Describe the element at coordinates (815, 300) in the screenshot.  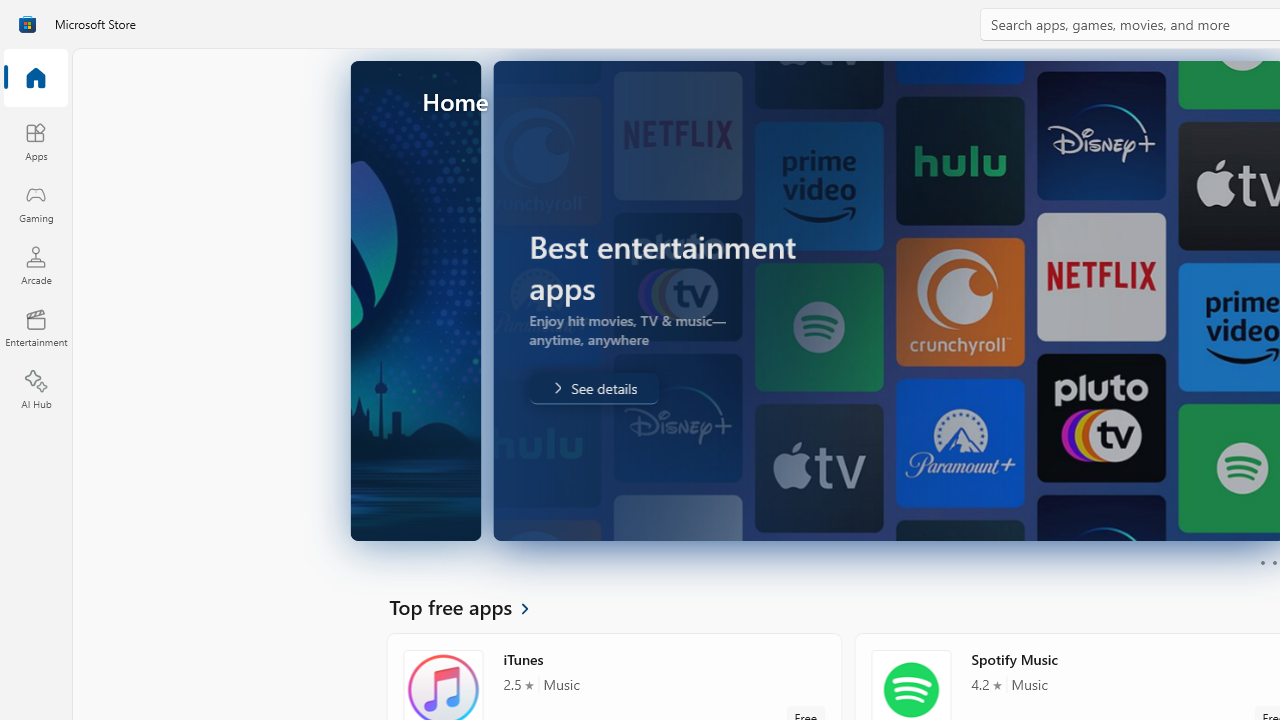
I see `'AutomationID: Image'` at that location.